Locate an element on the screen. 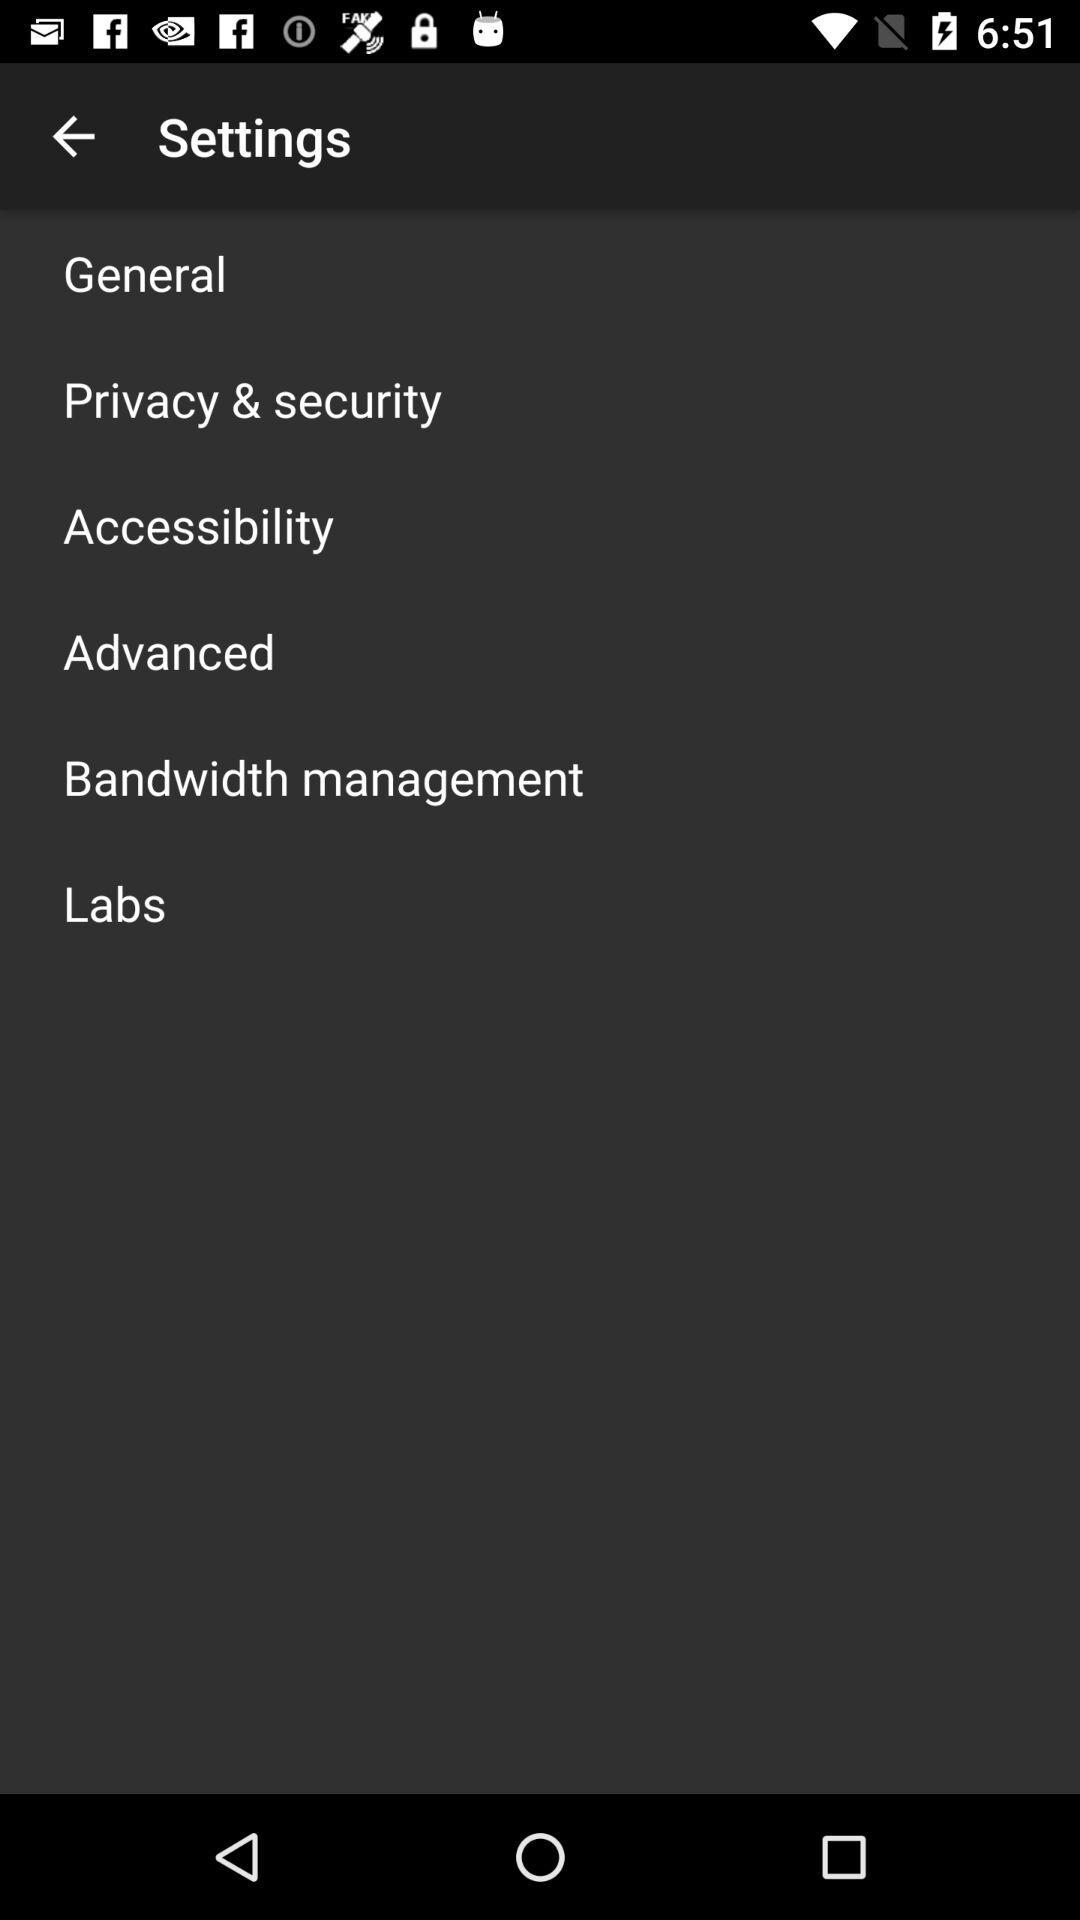 The image size is (1080, 1920). app above accessibility item is located at coordinates (251, 398).